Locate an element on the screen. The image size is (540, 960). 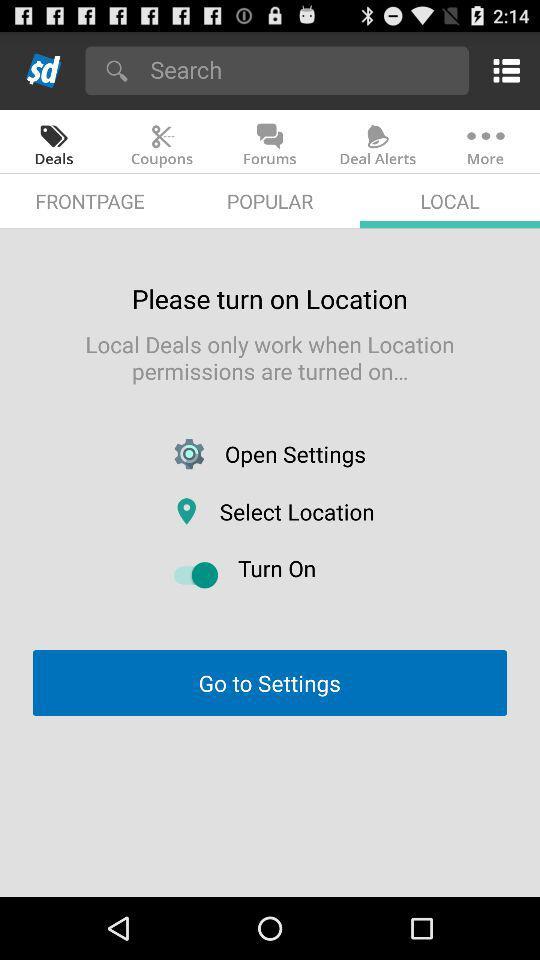
search bar text is located at coordinates (302, 69).